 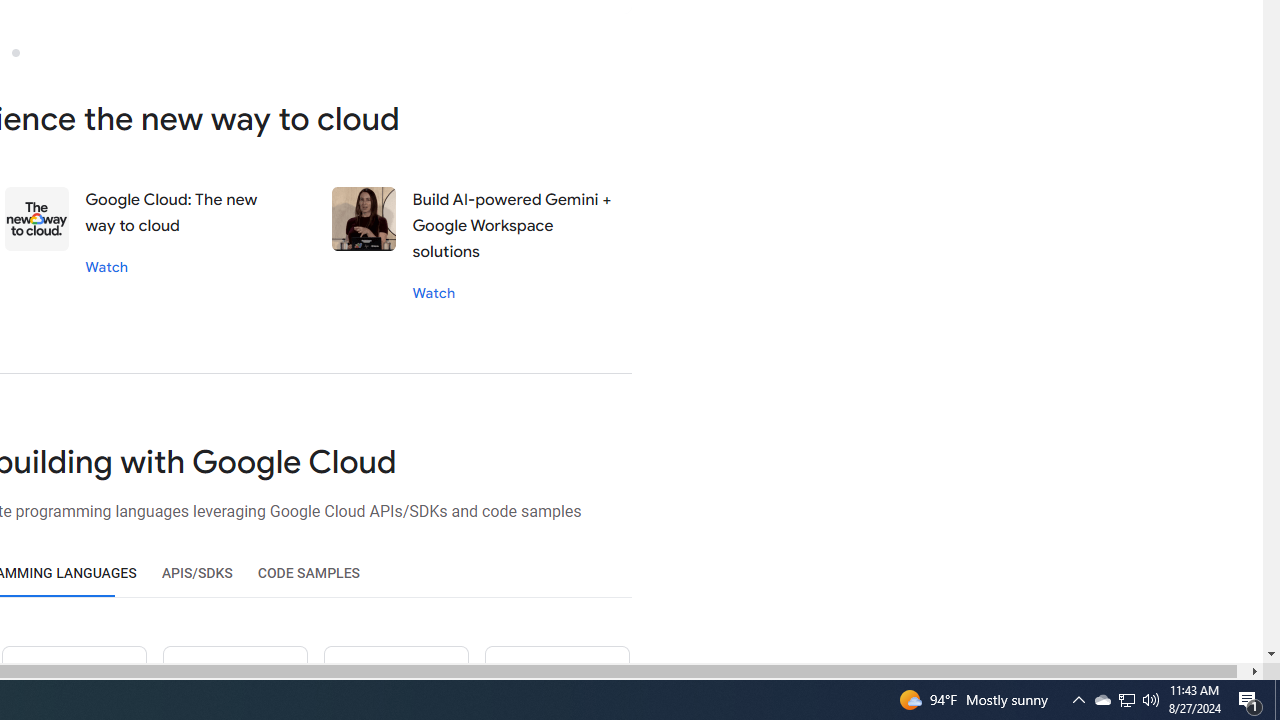 I want to click on 'APIS/SDKS', so click(x=197, y=573).